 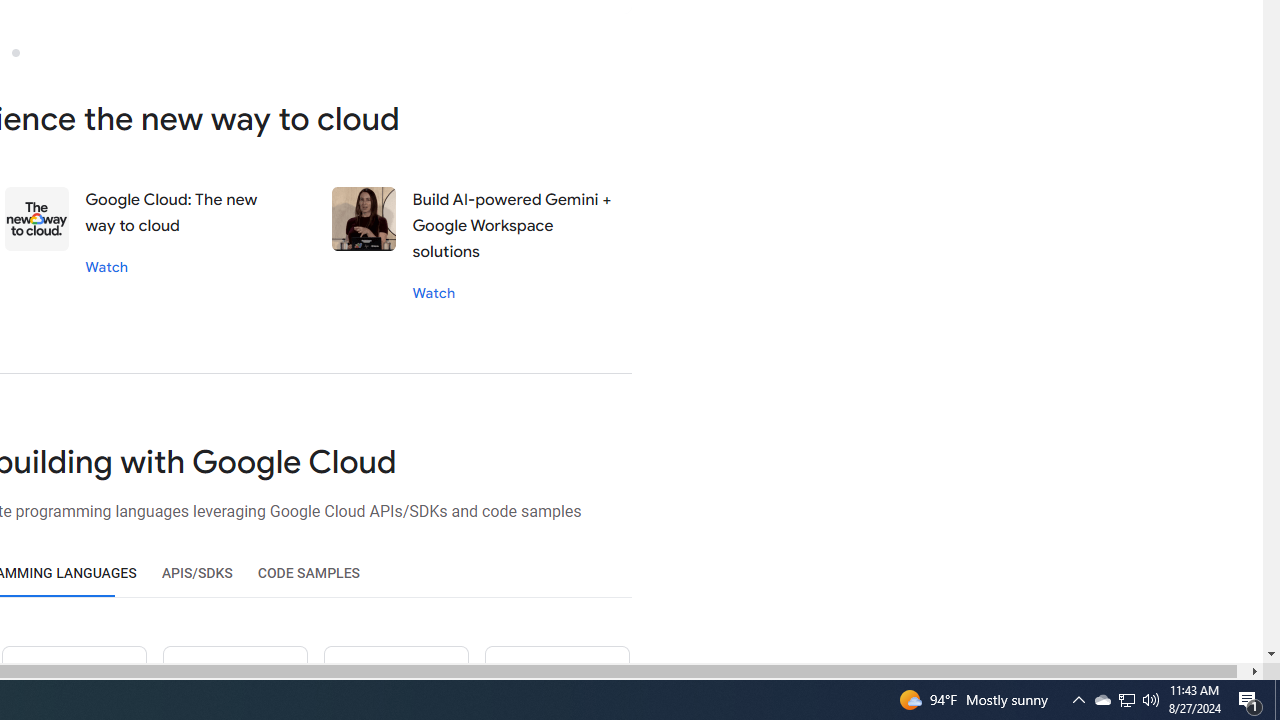 I want to click on 'APIS/SDKS', so click(x=197, y=573).